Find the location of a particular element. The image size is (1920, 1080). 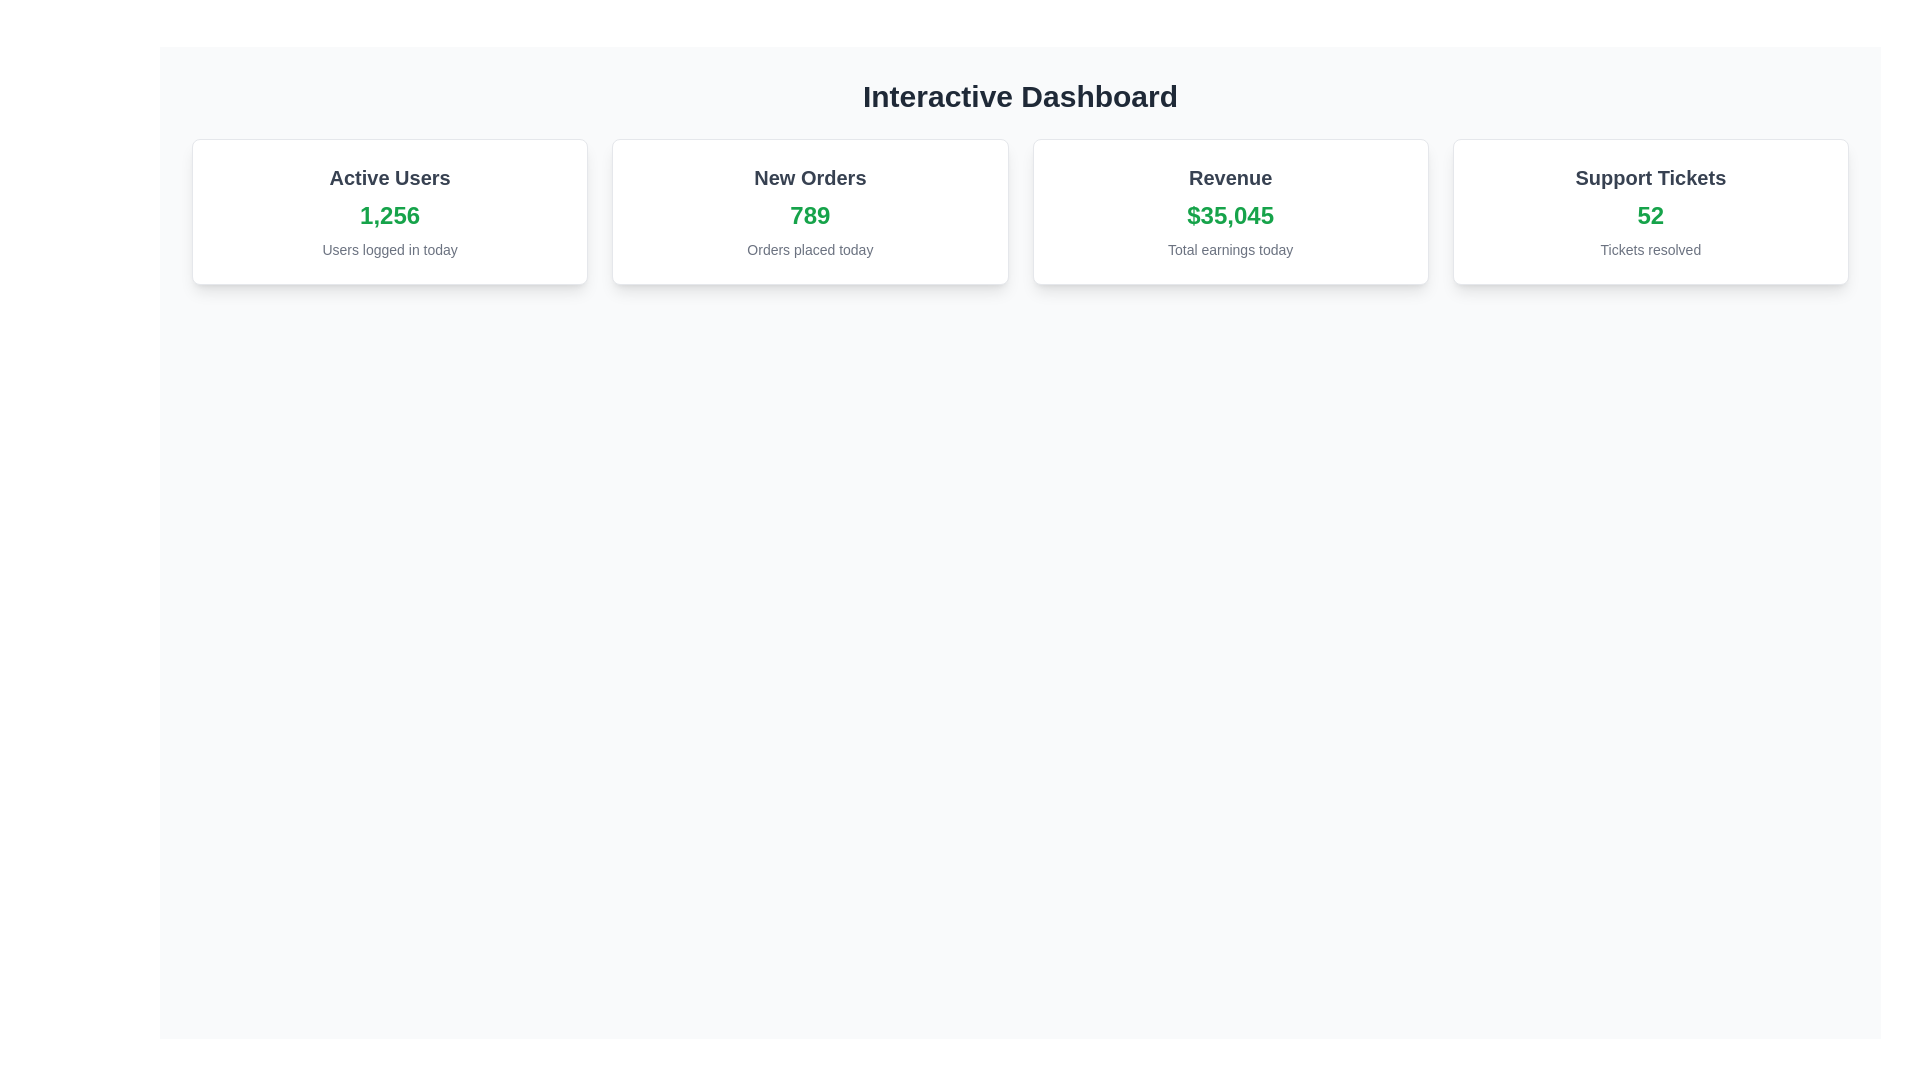

the Text label that provides context for today's total earnings, located within the 'Revenue' card, positioned below the '$35,045' text is located at coordinates (1229, 249).